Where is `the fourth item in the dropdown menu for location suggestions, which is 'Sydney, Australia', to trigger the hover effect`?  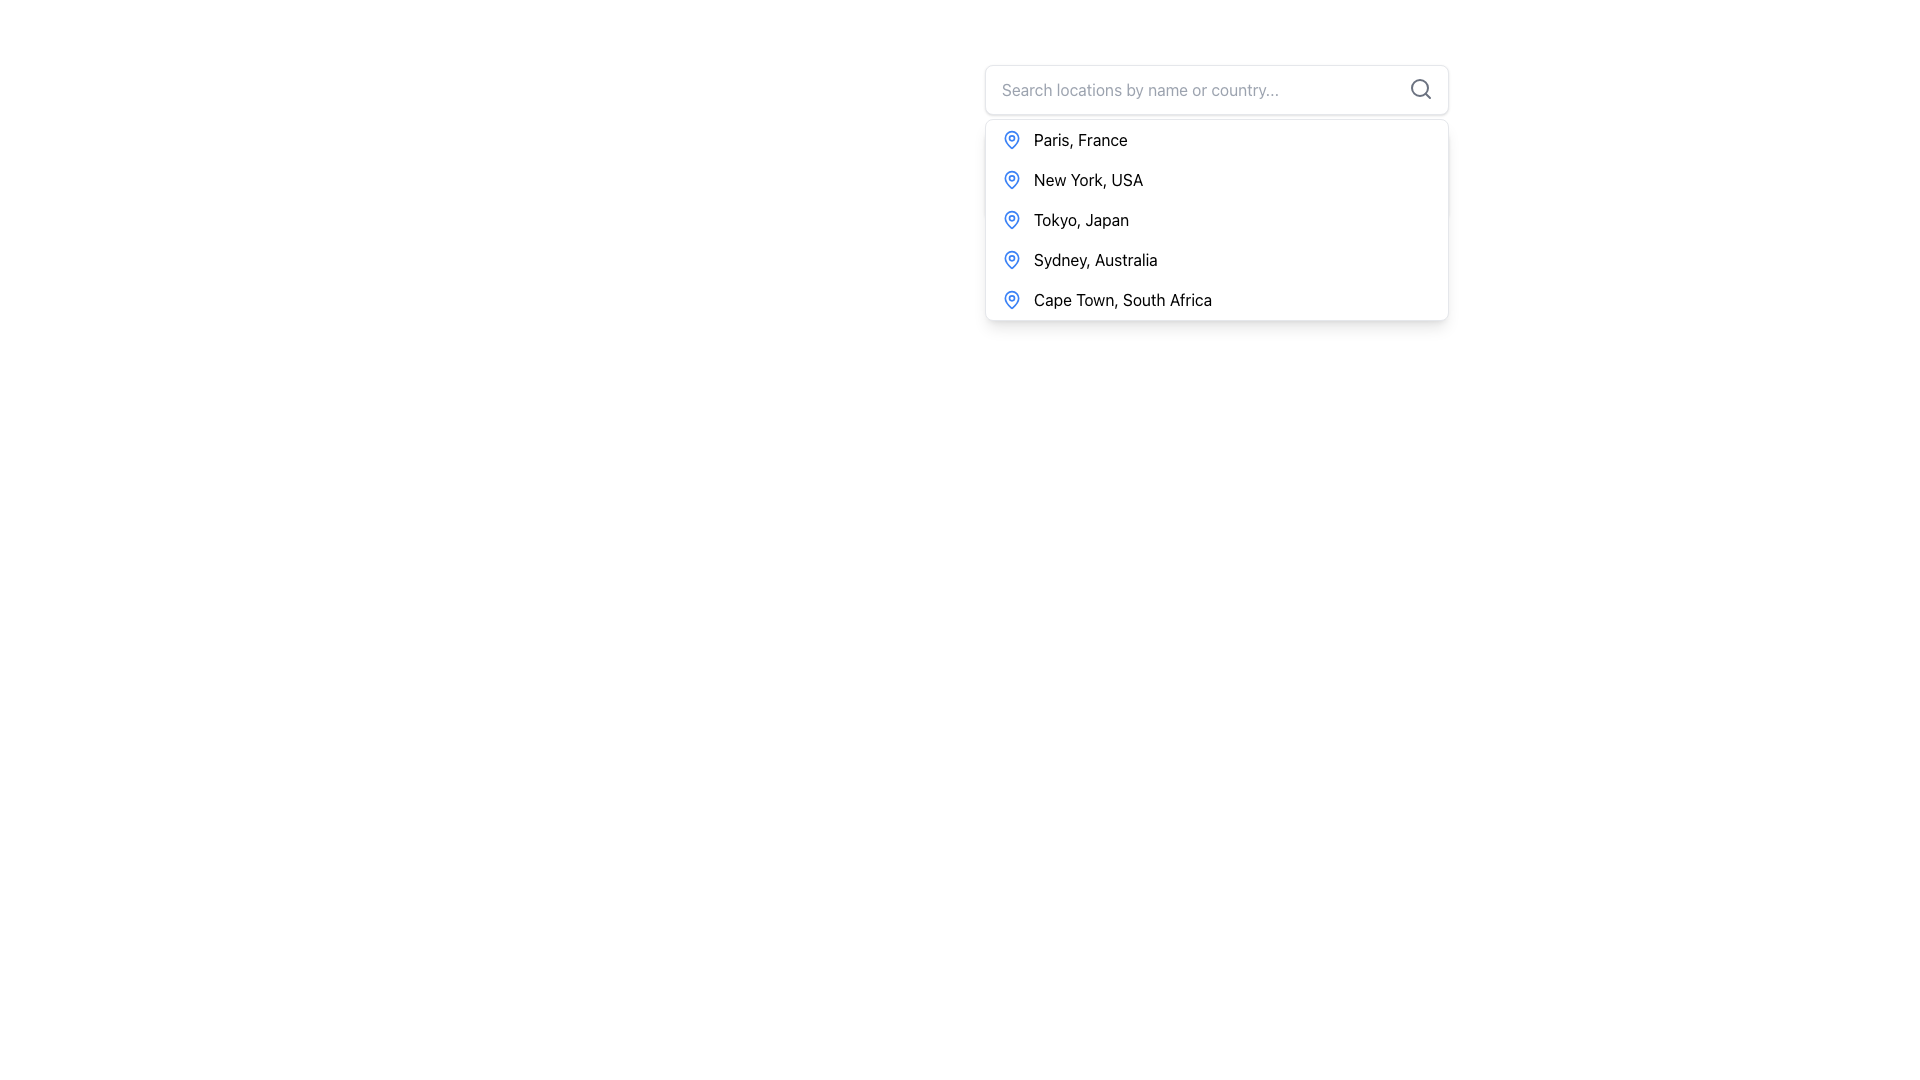
the fourth item in the dropdown menu for location suggestions, which is 'Sydney, Australia', to trigger the hover effect is located at coordinates (1216, 258).